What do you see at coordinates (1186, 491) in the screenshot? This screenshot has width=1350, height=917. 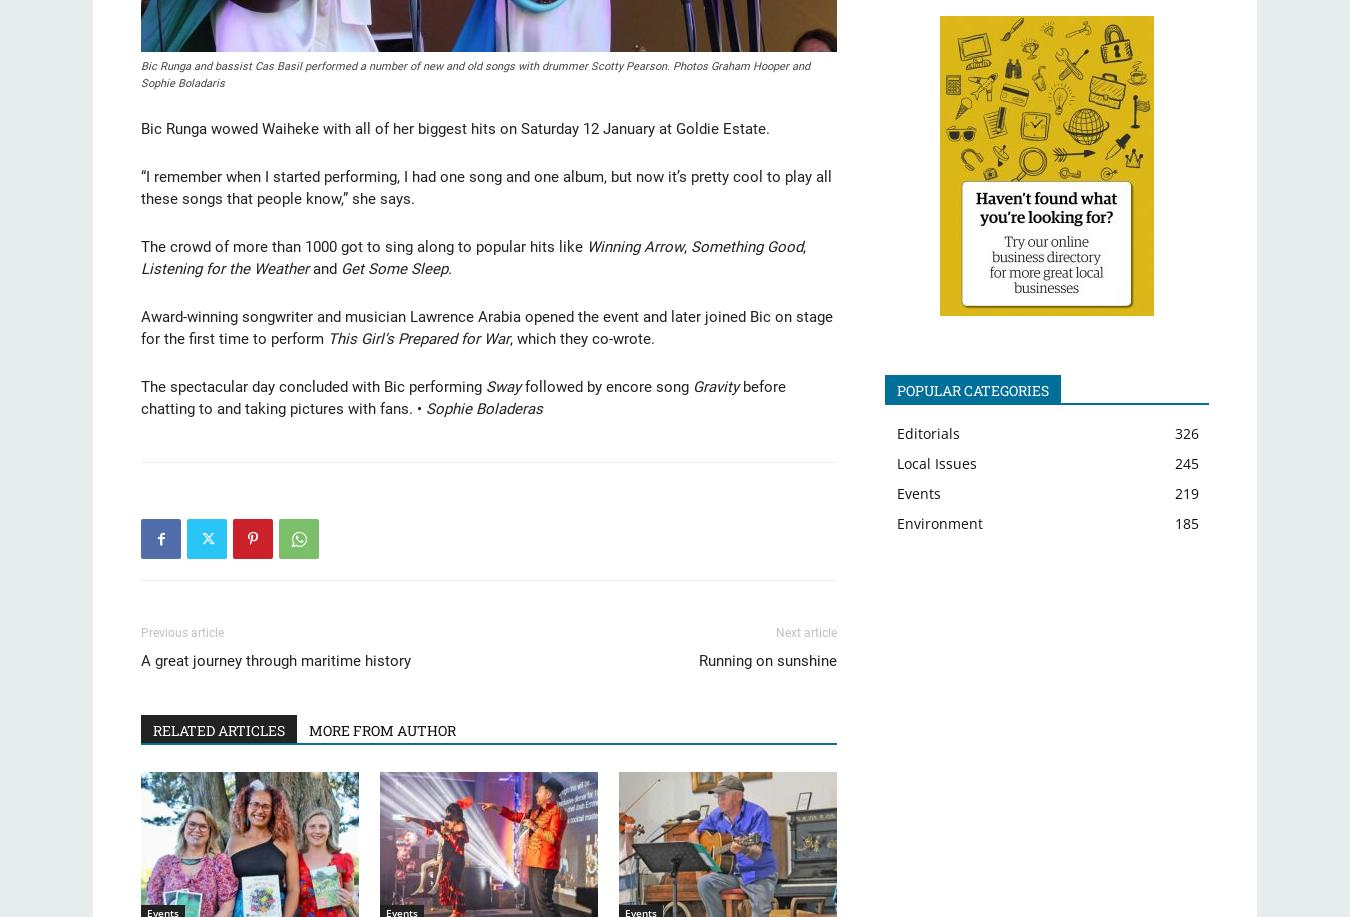 I see `'219'` at bounding box center [1186, 491].